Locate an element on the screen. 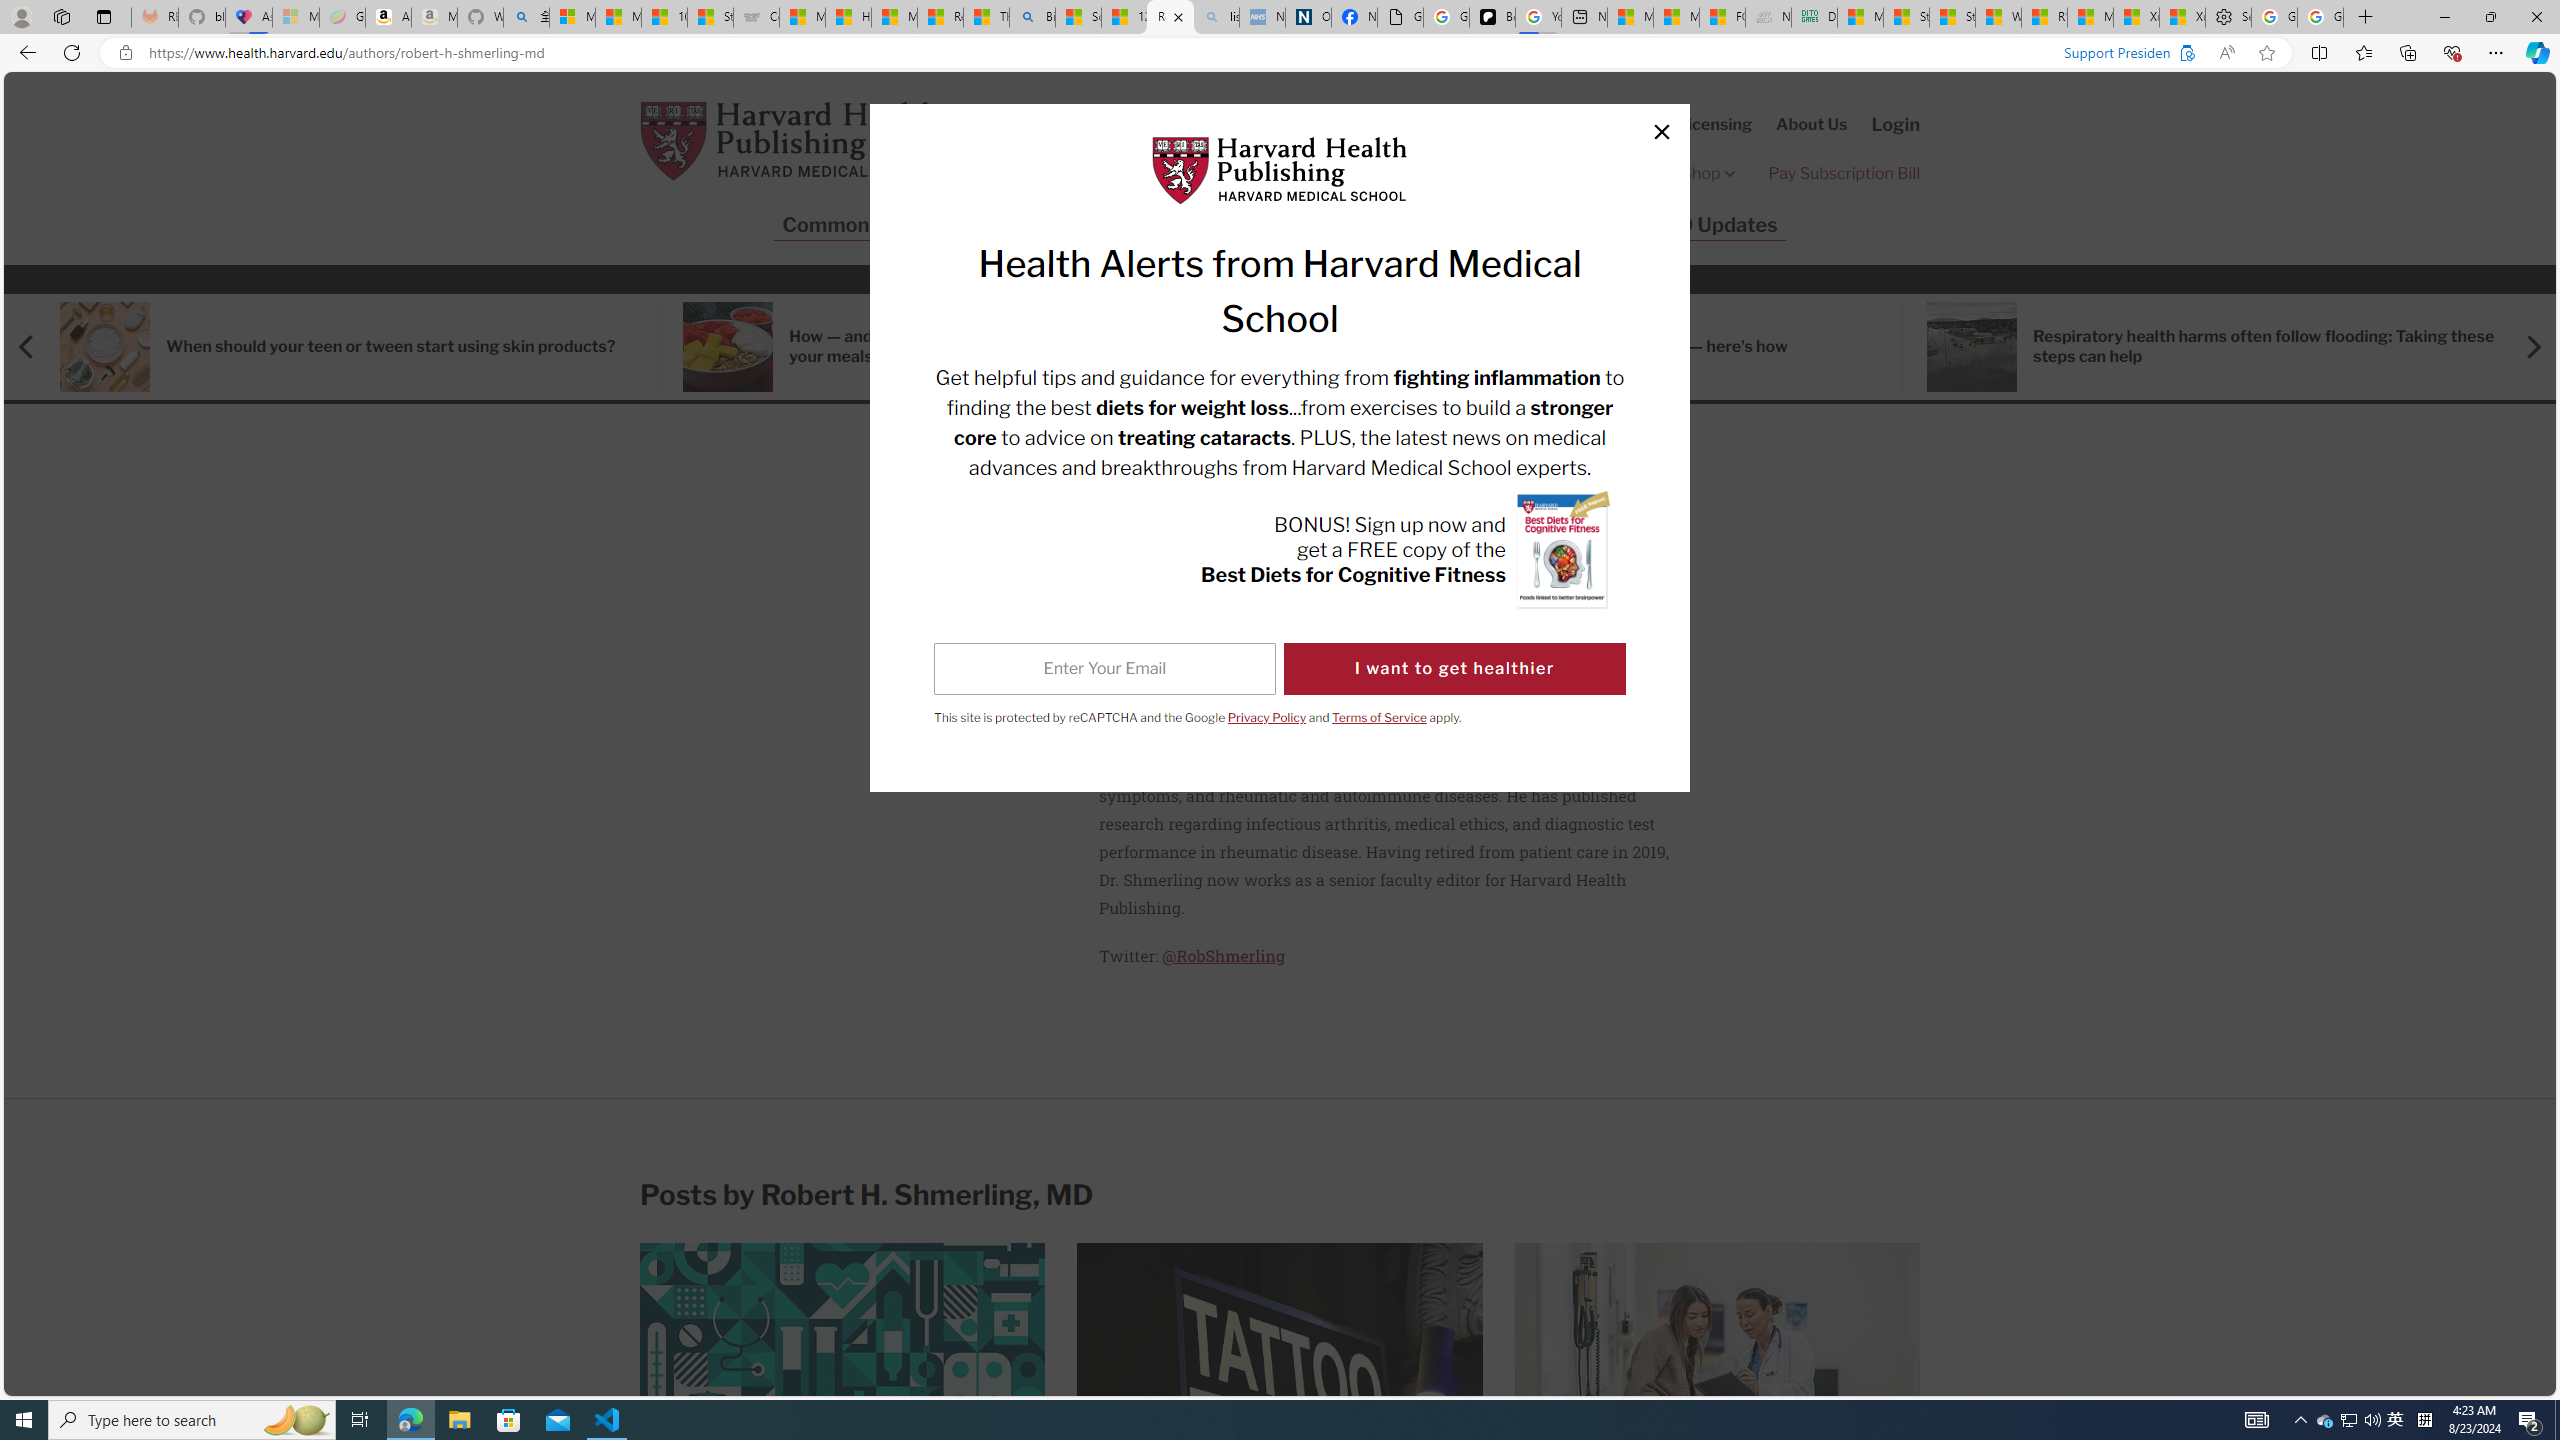 Image resolution: width=2560 pixels, height=1440 pixels. 'Harvard Health Publishing Logo' is located at coordinates (1280, 169).